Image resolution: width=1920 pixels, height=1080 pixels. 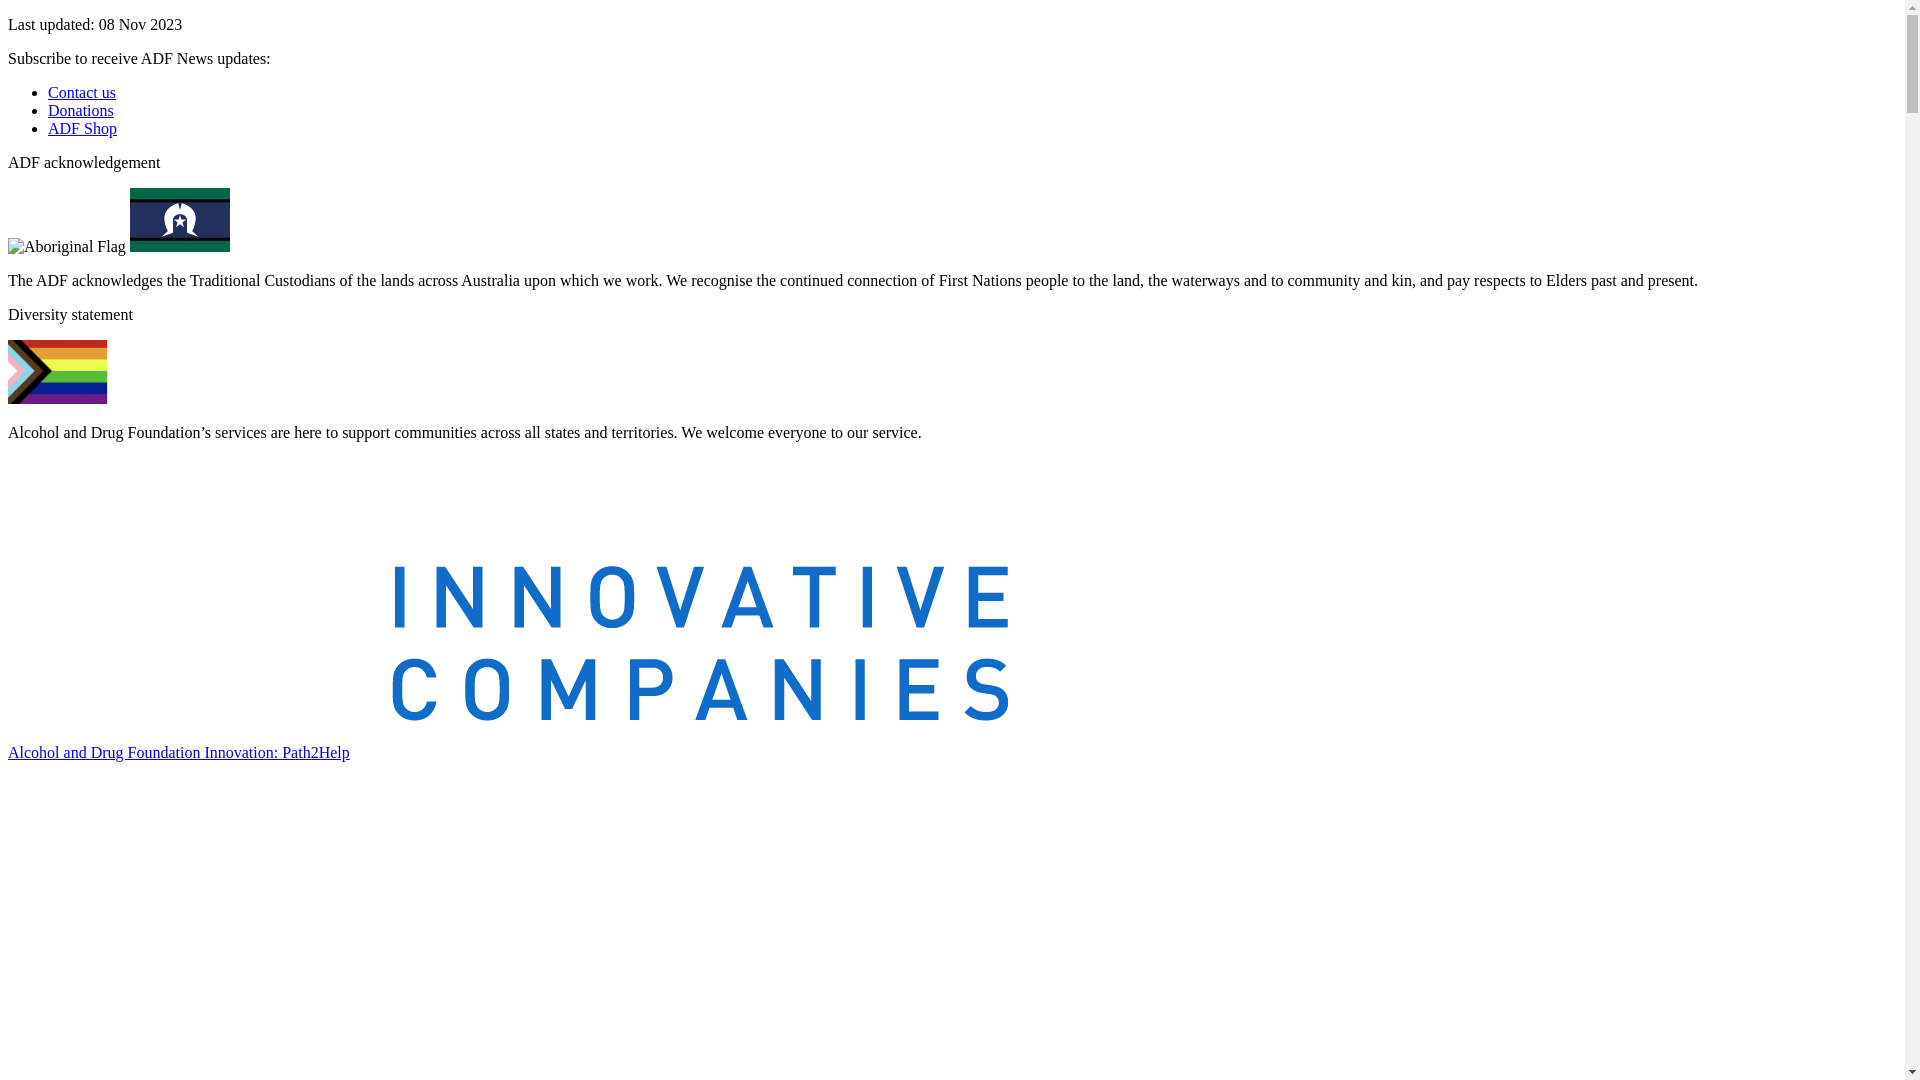 I want to click on '2022 AFR BOSS Most Innovative Companies', so click(x=508, y=589).